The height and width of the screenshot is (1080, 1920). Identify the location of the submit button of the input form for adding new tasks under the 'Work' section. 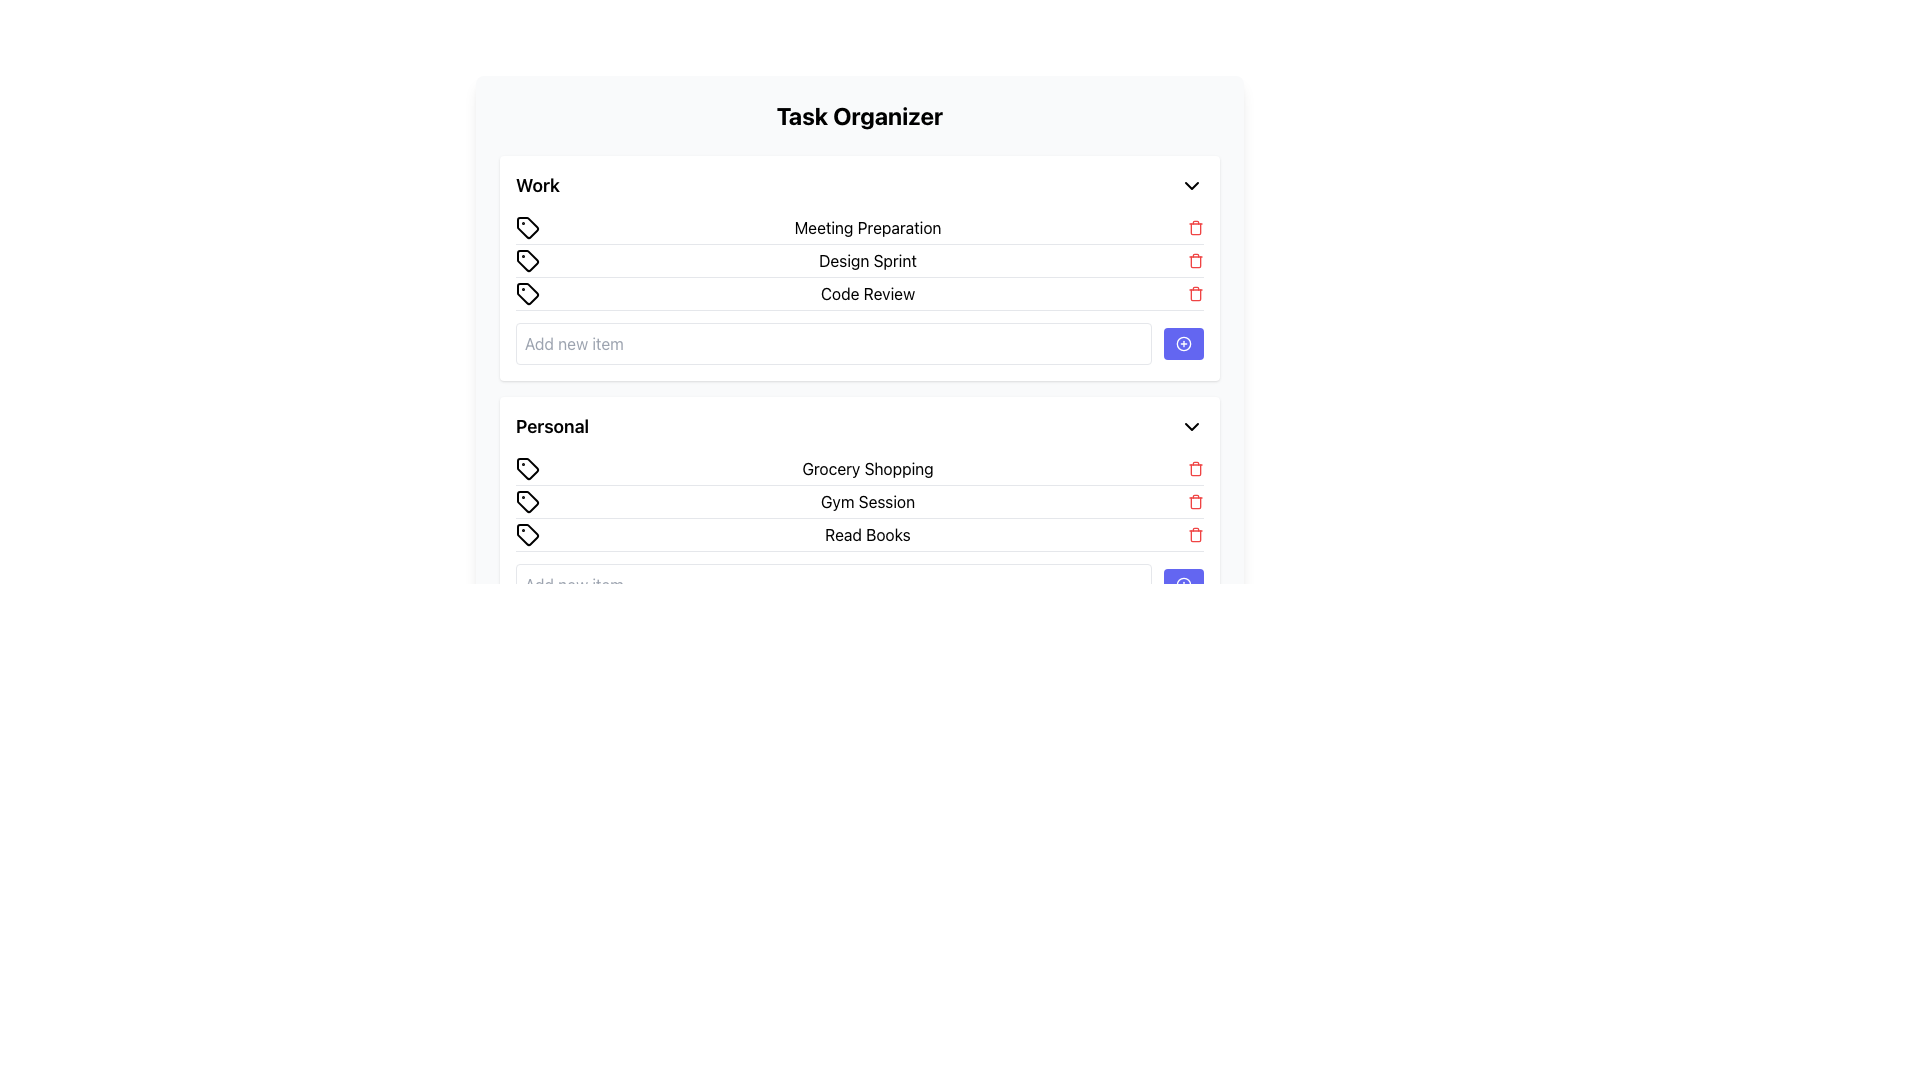
(859, 342).